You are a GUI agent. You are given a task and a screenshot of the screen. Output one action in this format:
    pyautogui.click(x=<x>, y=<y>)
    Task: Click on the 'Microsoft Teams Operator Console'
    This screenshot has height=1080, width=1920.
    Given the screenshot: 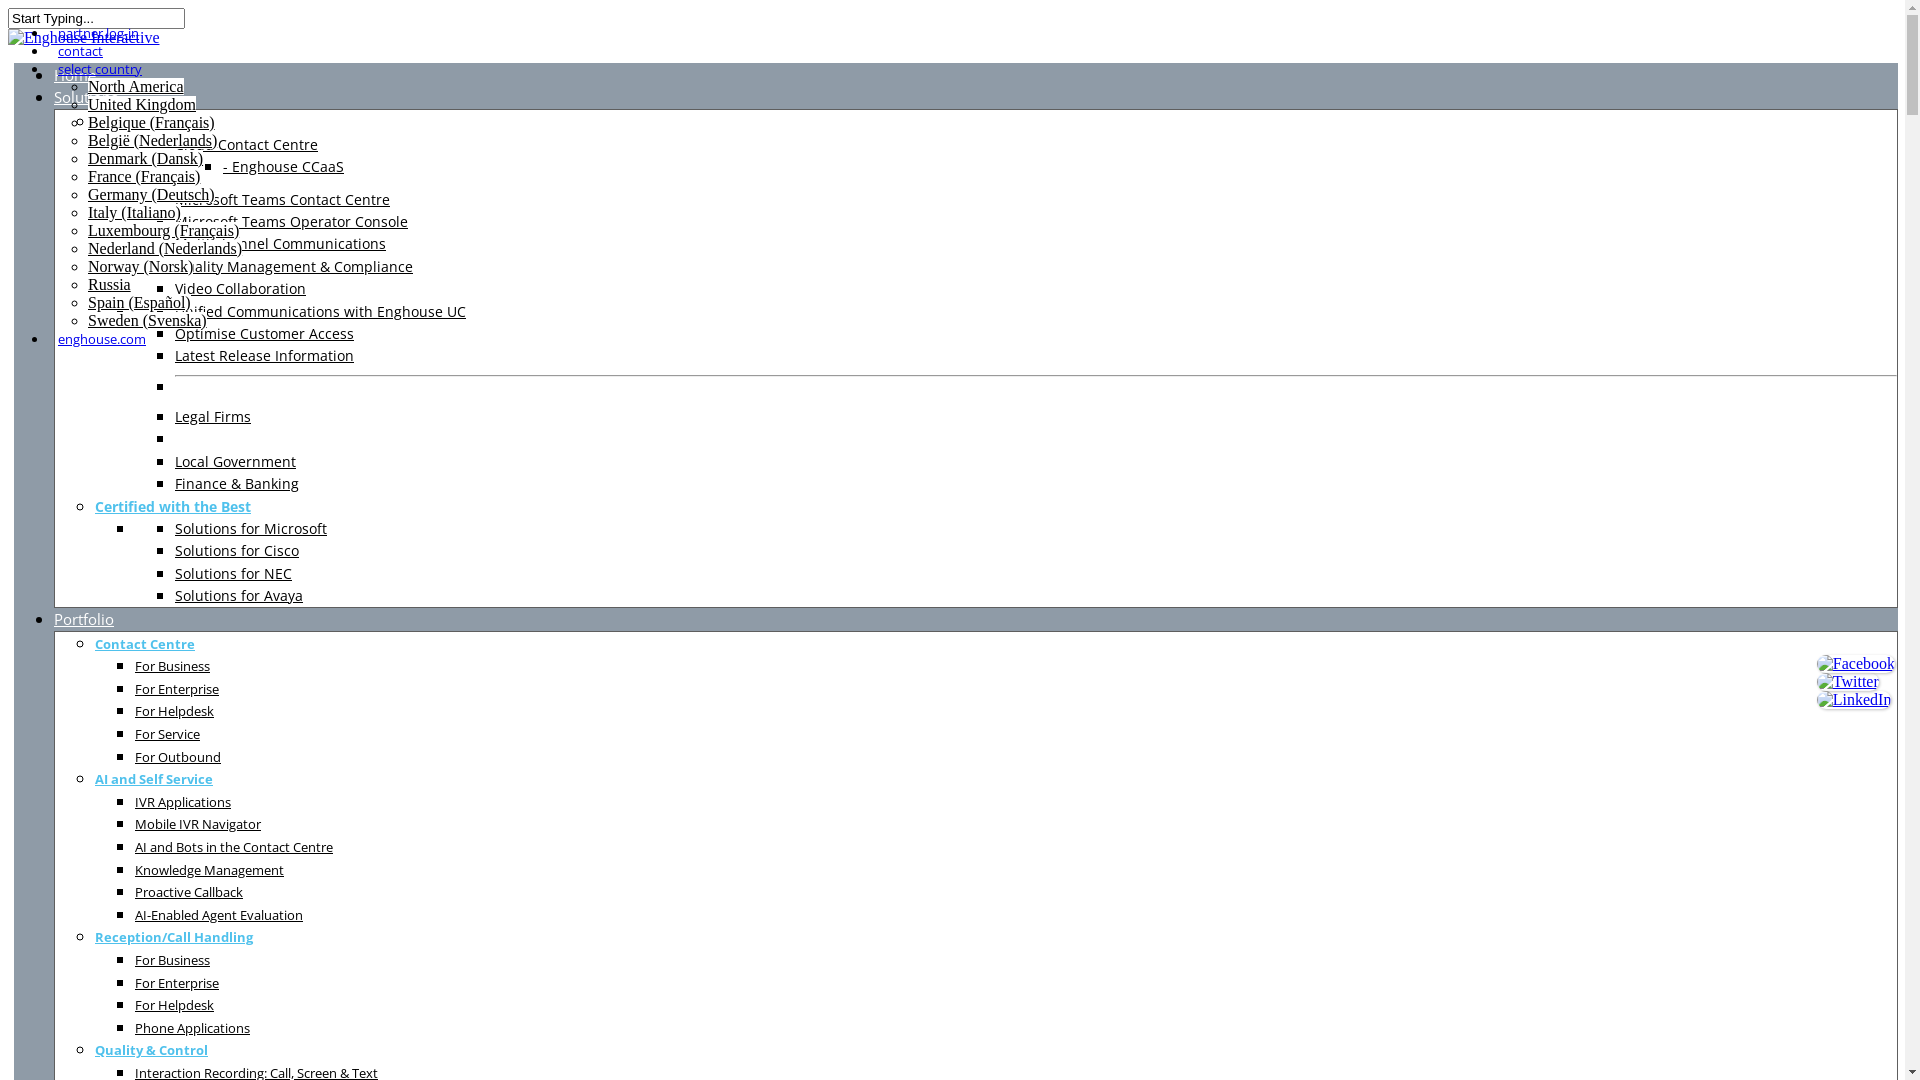 What is the action you would take?
    pyautogui.click(x=174, y=221)
    